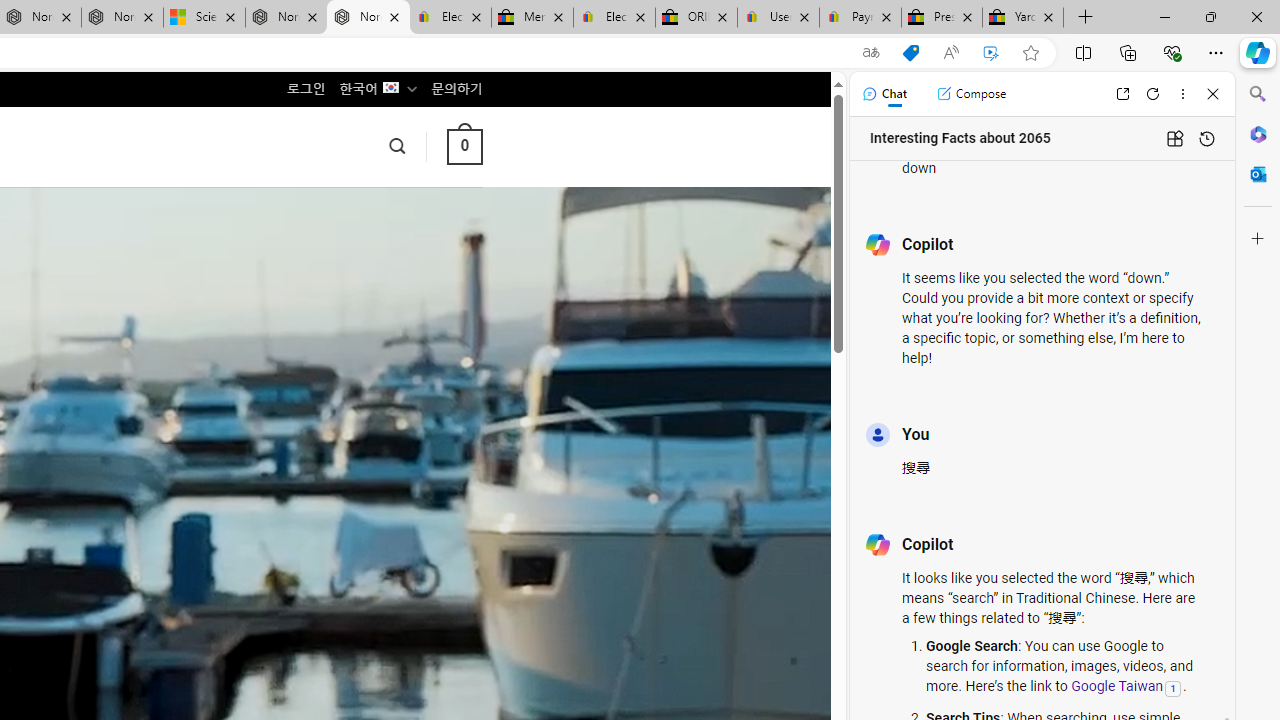 The image size is (1280, 720). What do you see at coordinates (463, 145) in the screenshot?
I see `' 0 '` at bounding box center [463, 145].